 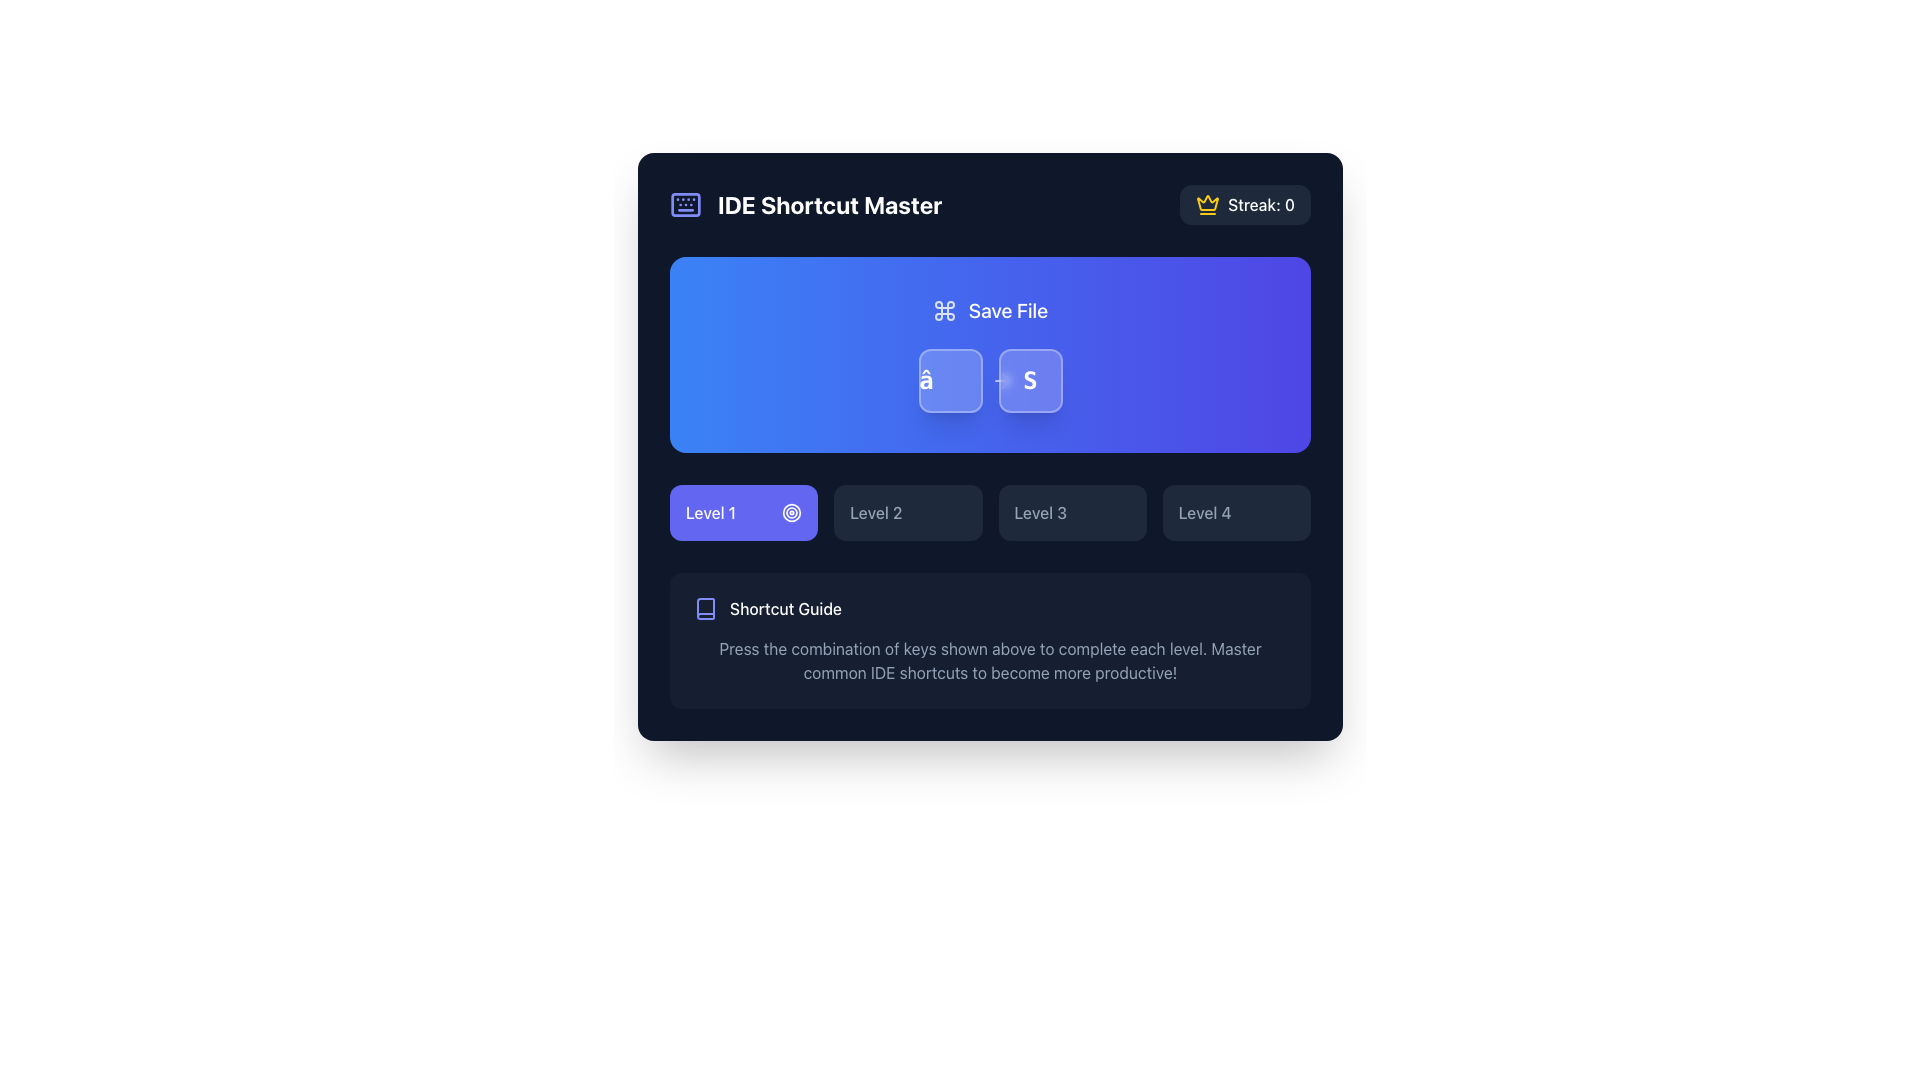 I want to click on the 'Save File' icon located in the top-left portion of the box labeled 'Save File', so click(x=943, y=311).